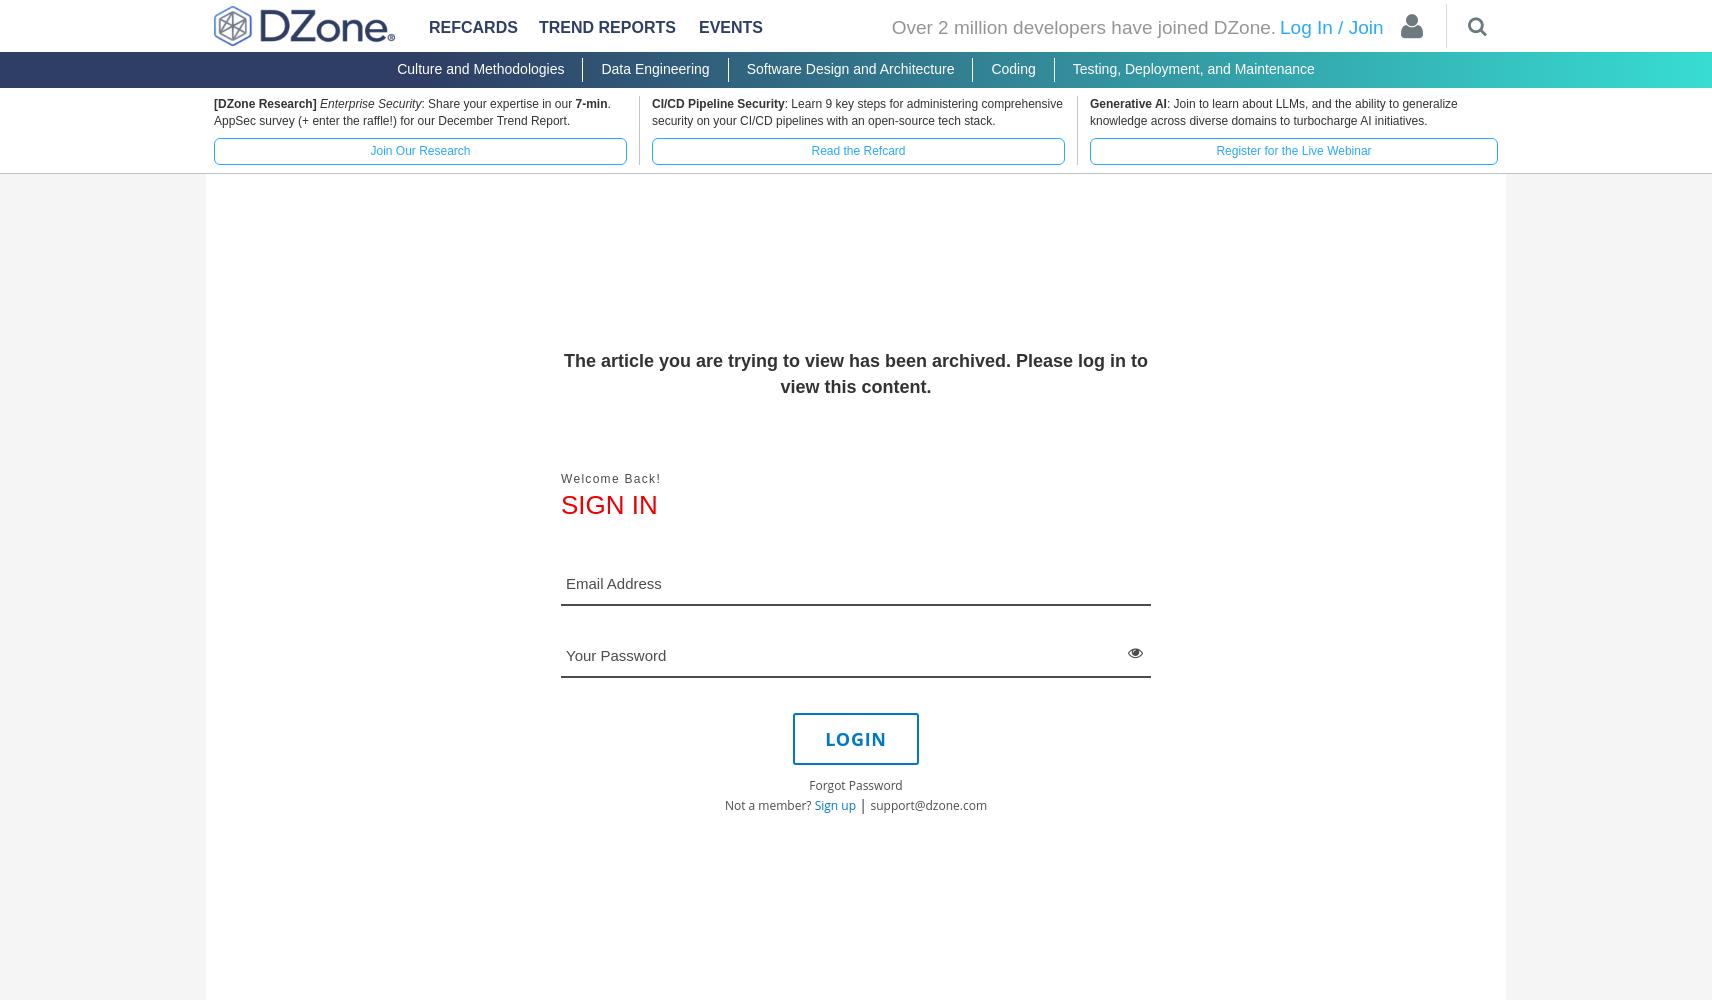  What do you see at coordinates (857, 151) in the screenshot?
I see `'Read the Refcard'` at bounding box center [857, 151].